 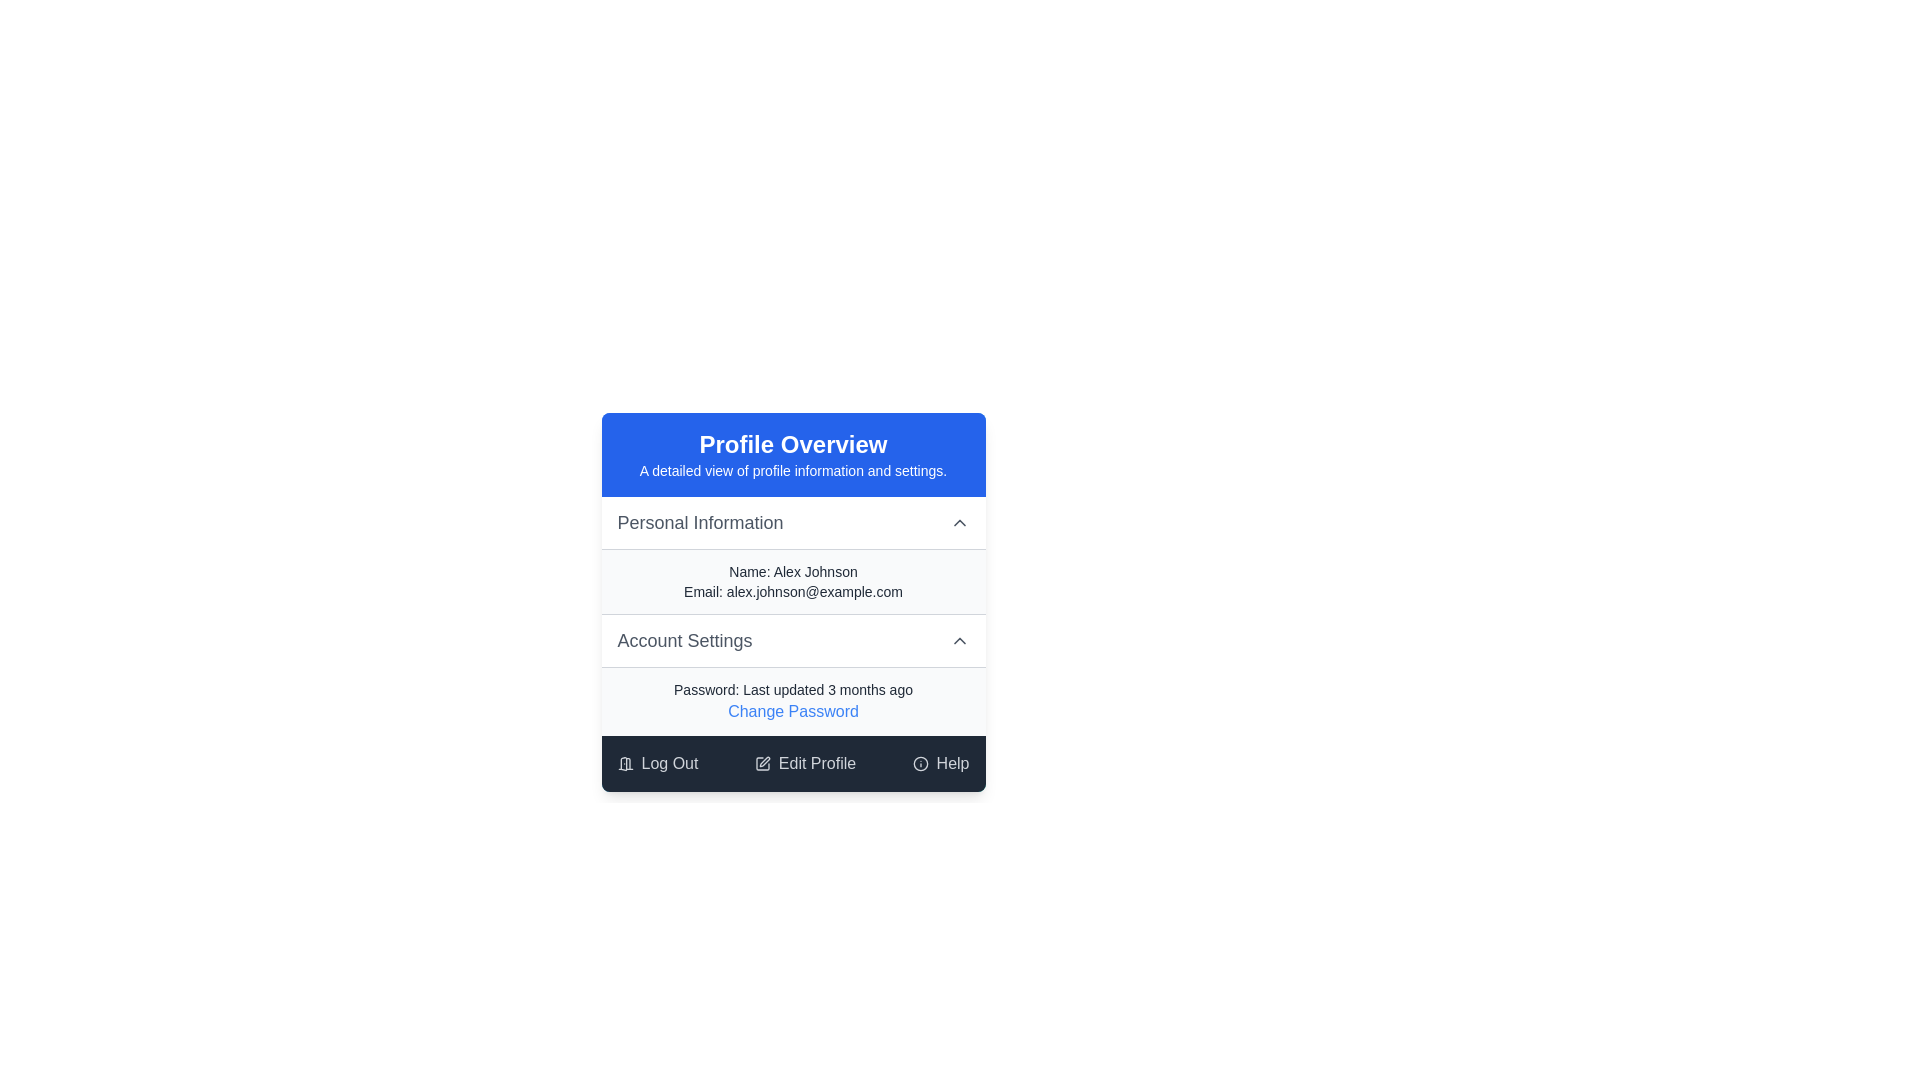 I want to click on the Header element titled 'Profile Overview' which has a blue background and contains the subtitle 'A detailed view of profile information and settings.', so click(x=792, y=455).